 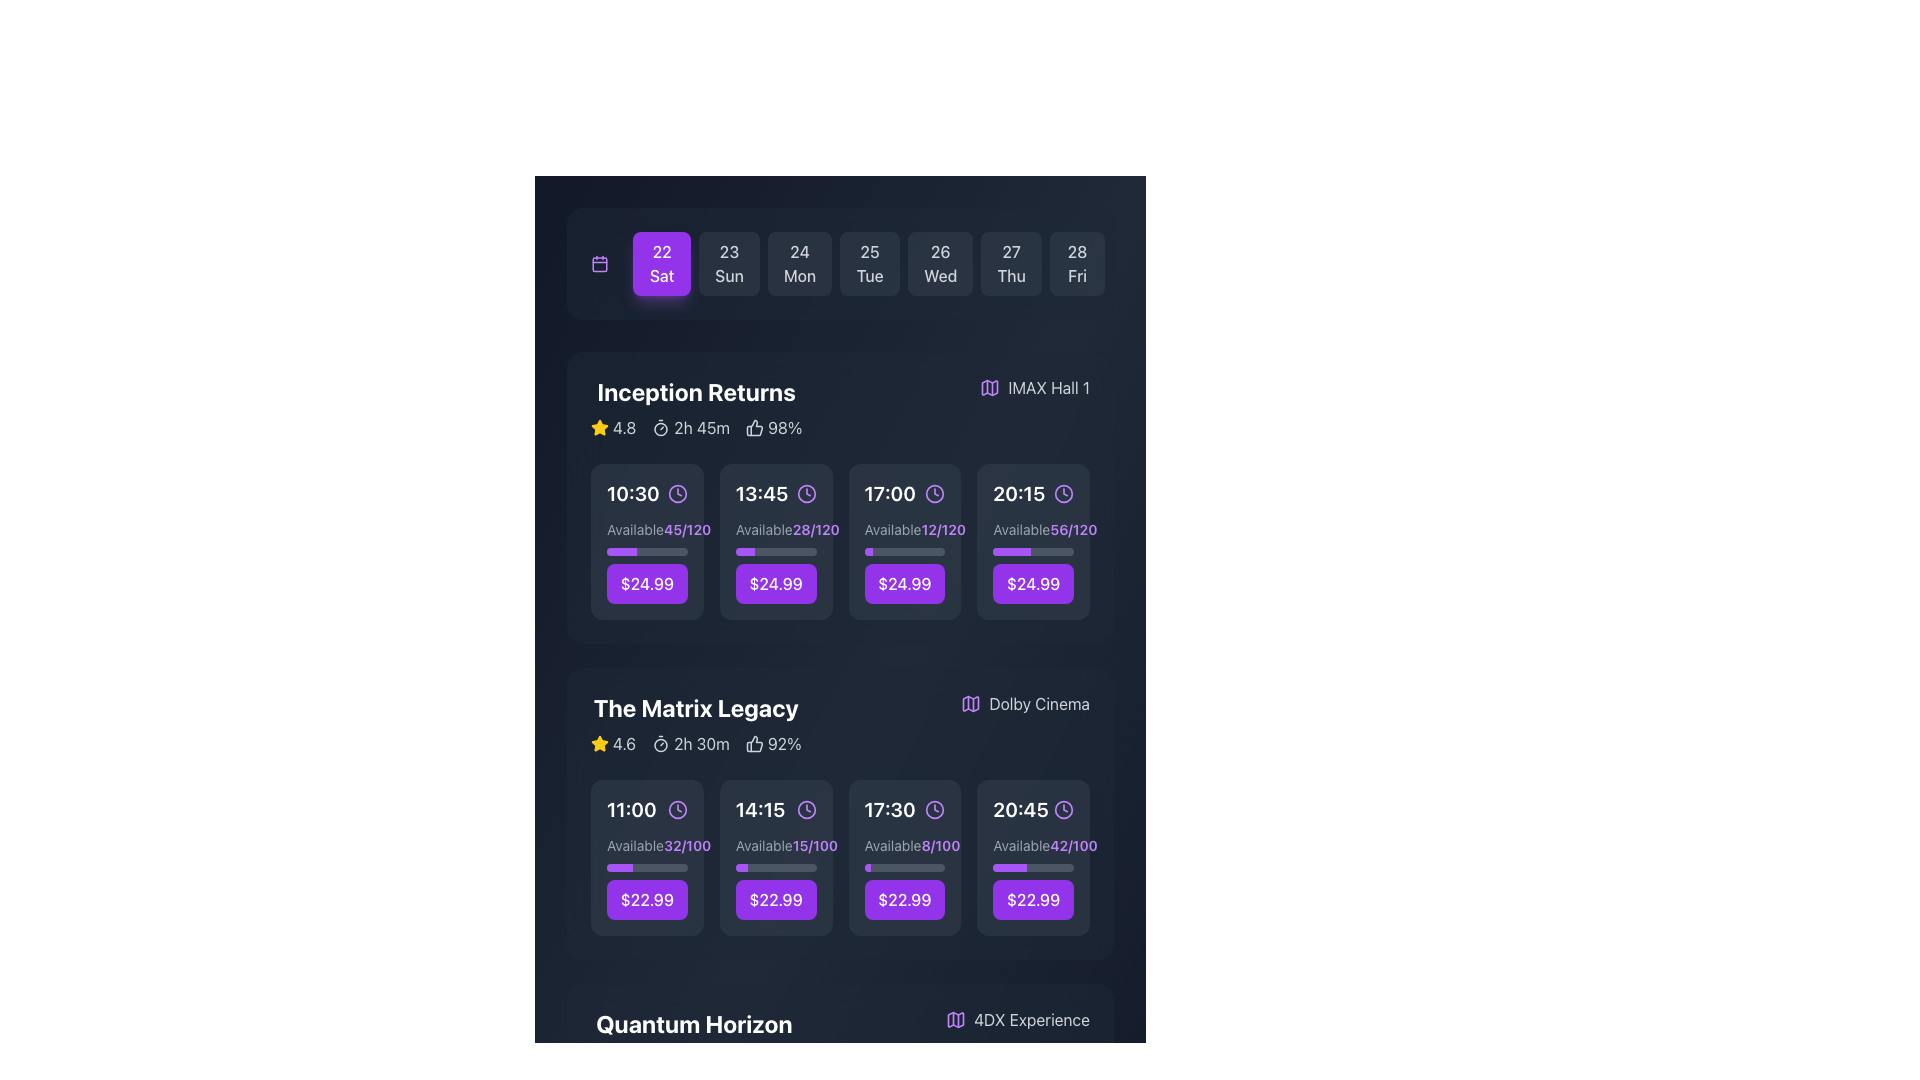 What do you see at coordinates (1042, 542) in the screenshot?
I see `the button for selecting seats for the 20:15 showtime of 'Inception Returns' in IMAX Hall 1` at bounding box center [1042, 542].